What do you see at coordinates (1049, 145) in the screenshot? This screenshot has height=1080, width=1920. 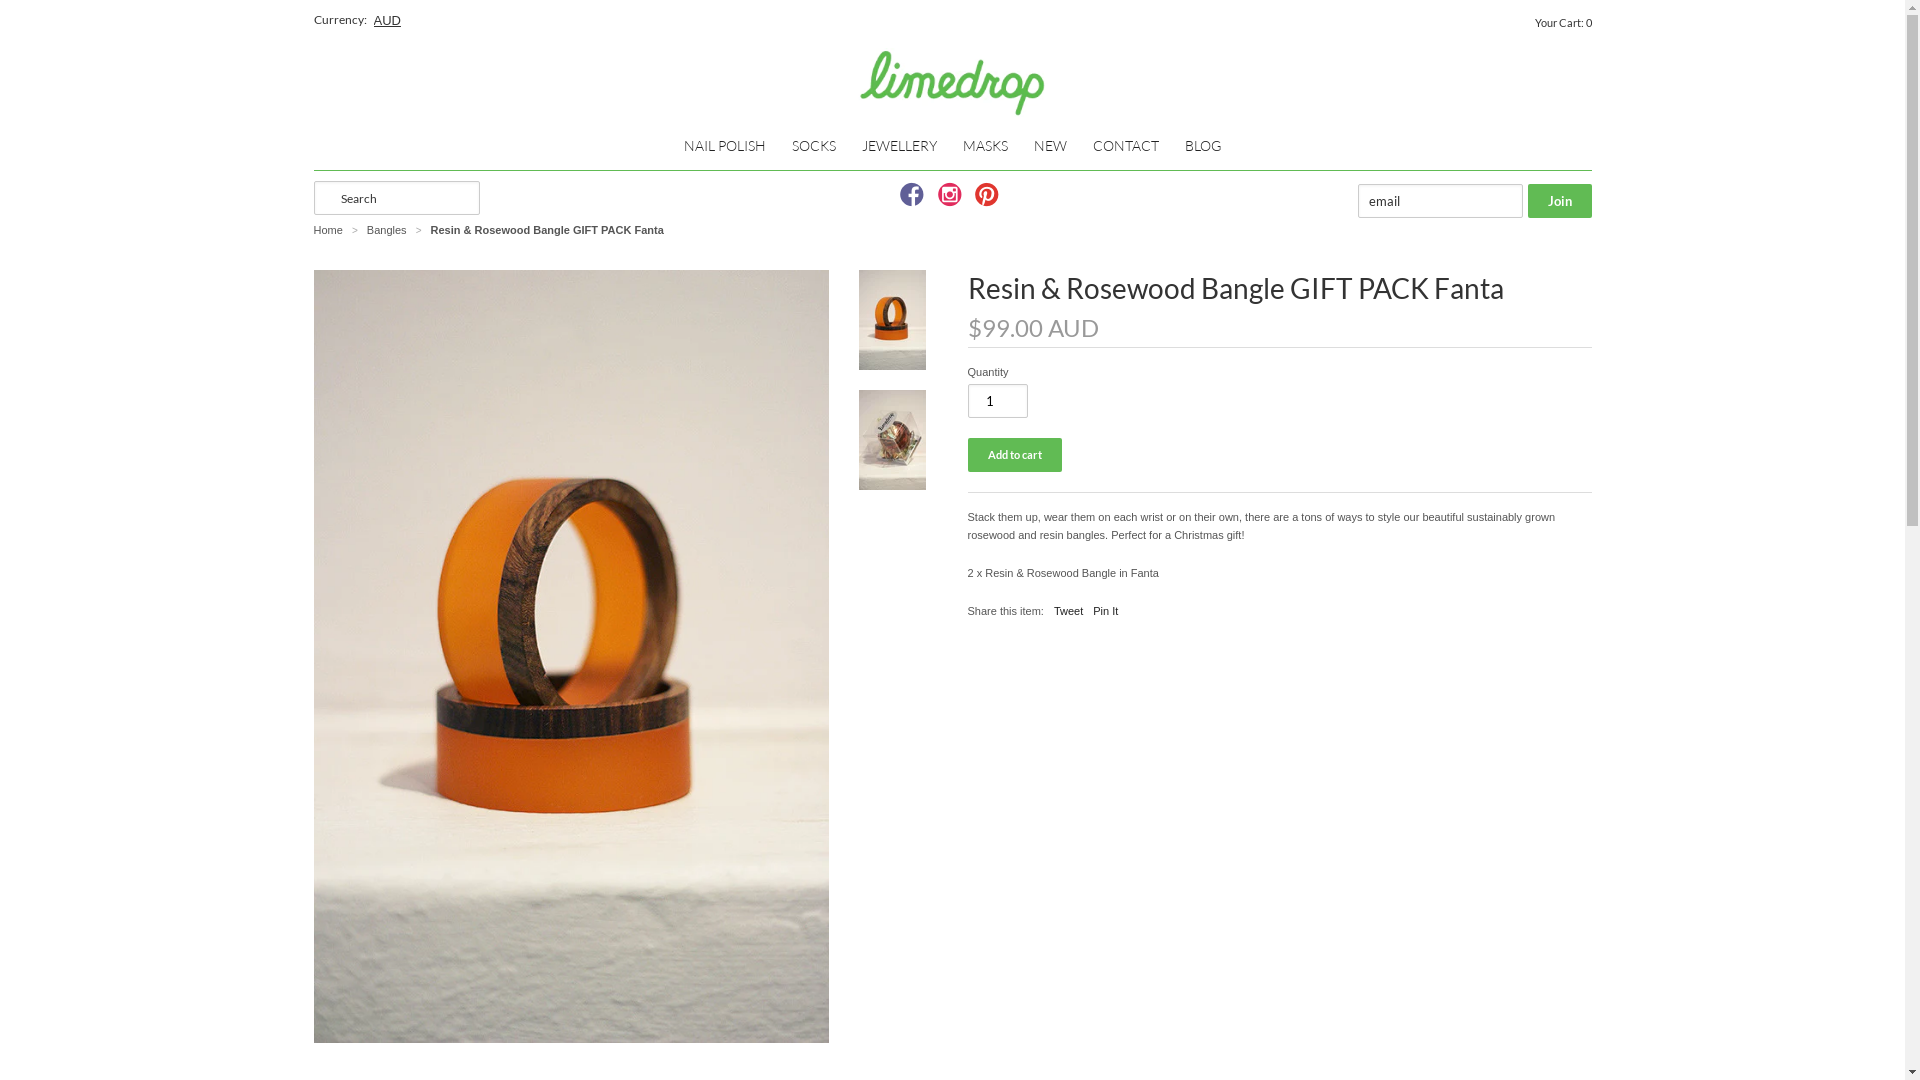 I see `'NEW'` at bounding box center [1049, 145].